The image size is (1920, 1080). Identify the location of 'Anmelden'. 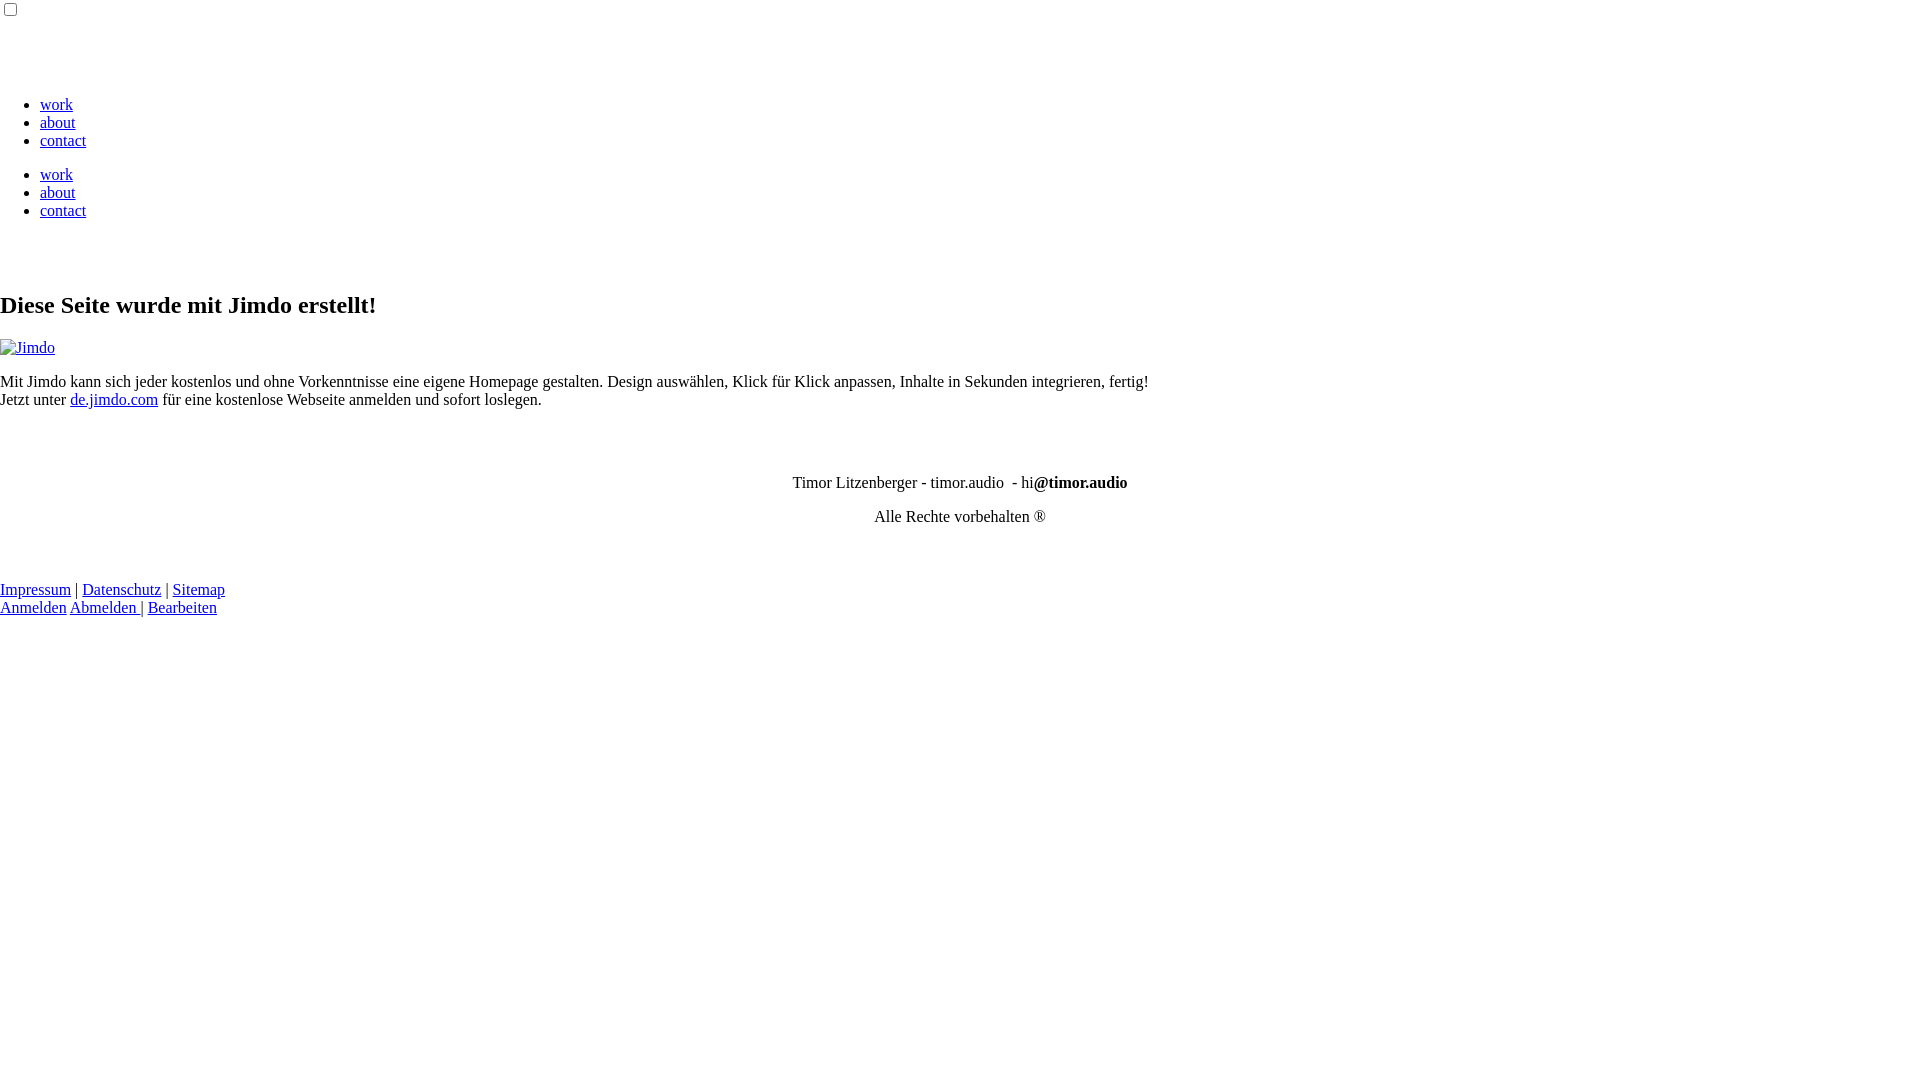
(33, 606).